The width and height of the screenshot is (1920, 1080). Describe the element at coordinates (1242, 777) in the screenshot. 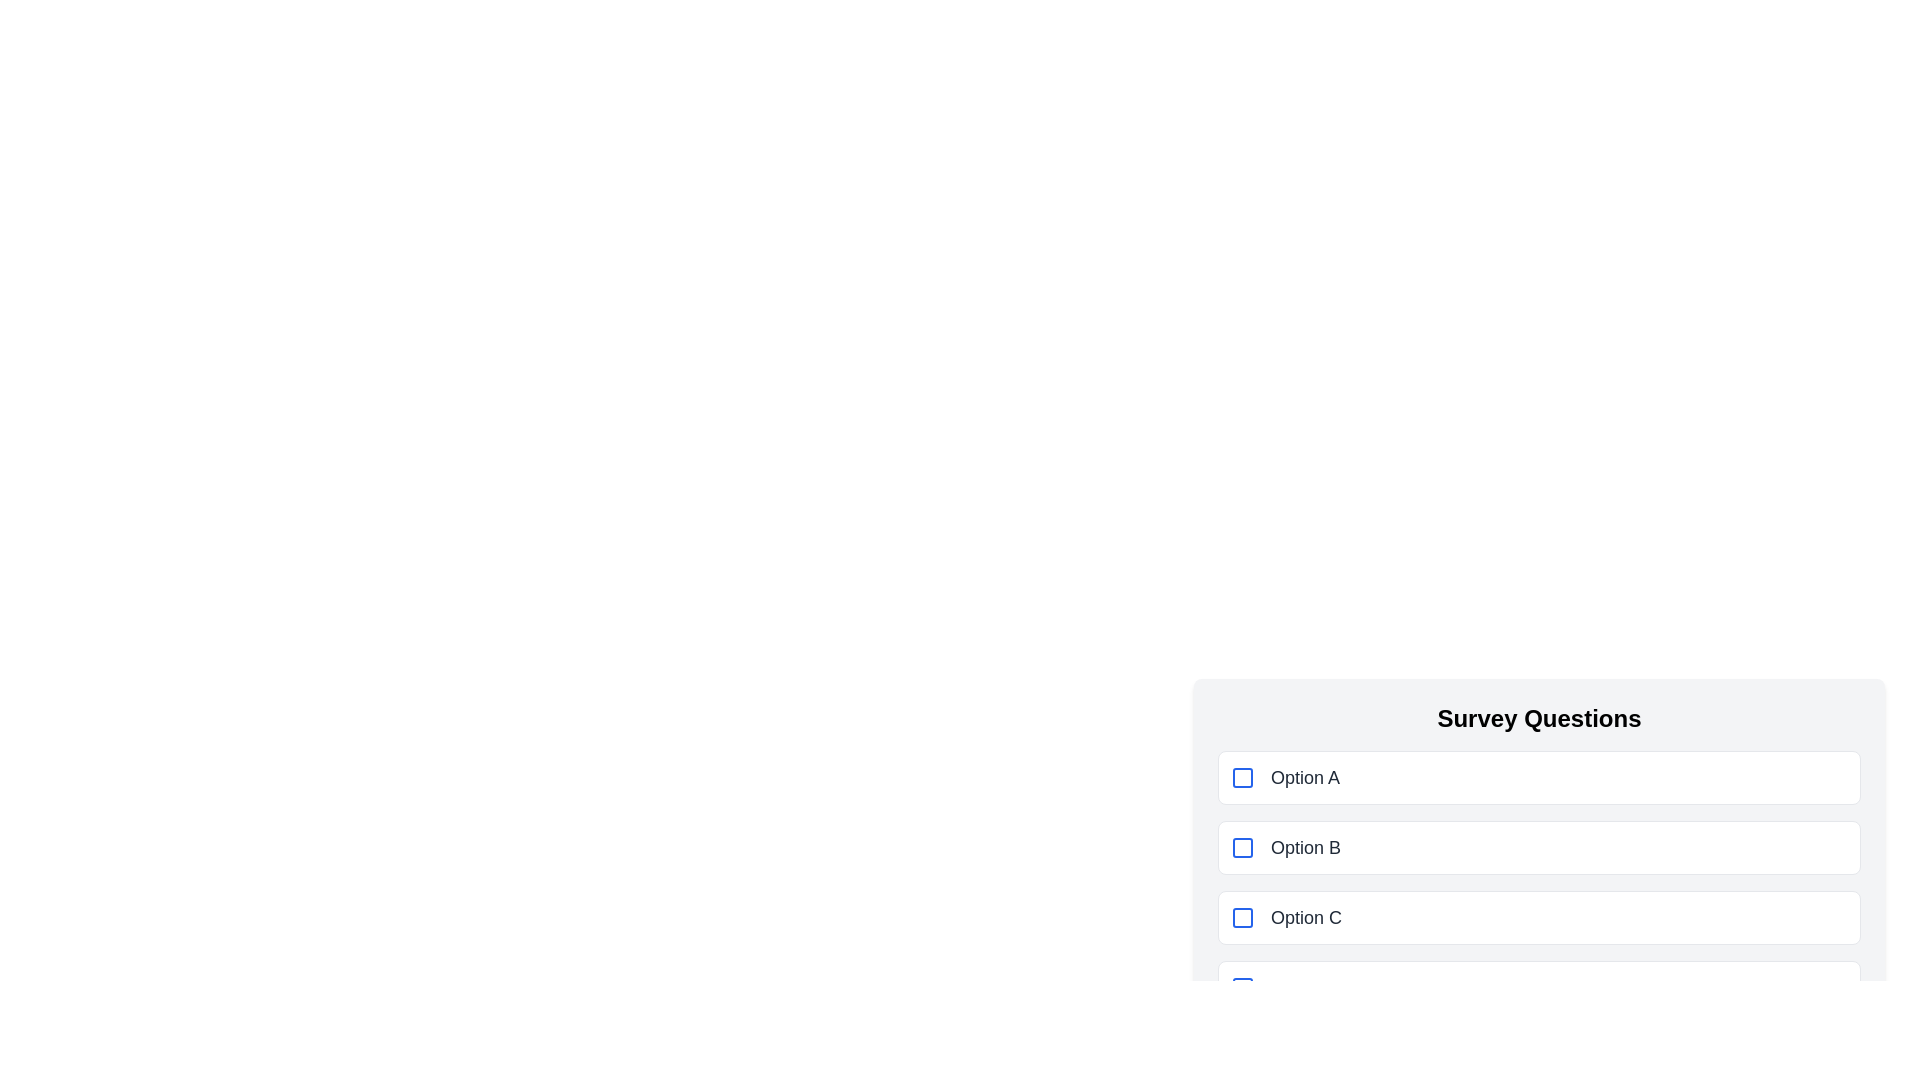

I see `the blue square checkbox located to the left of the label 'Option A'` at that location.